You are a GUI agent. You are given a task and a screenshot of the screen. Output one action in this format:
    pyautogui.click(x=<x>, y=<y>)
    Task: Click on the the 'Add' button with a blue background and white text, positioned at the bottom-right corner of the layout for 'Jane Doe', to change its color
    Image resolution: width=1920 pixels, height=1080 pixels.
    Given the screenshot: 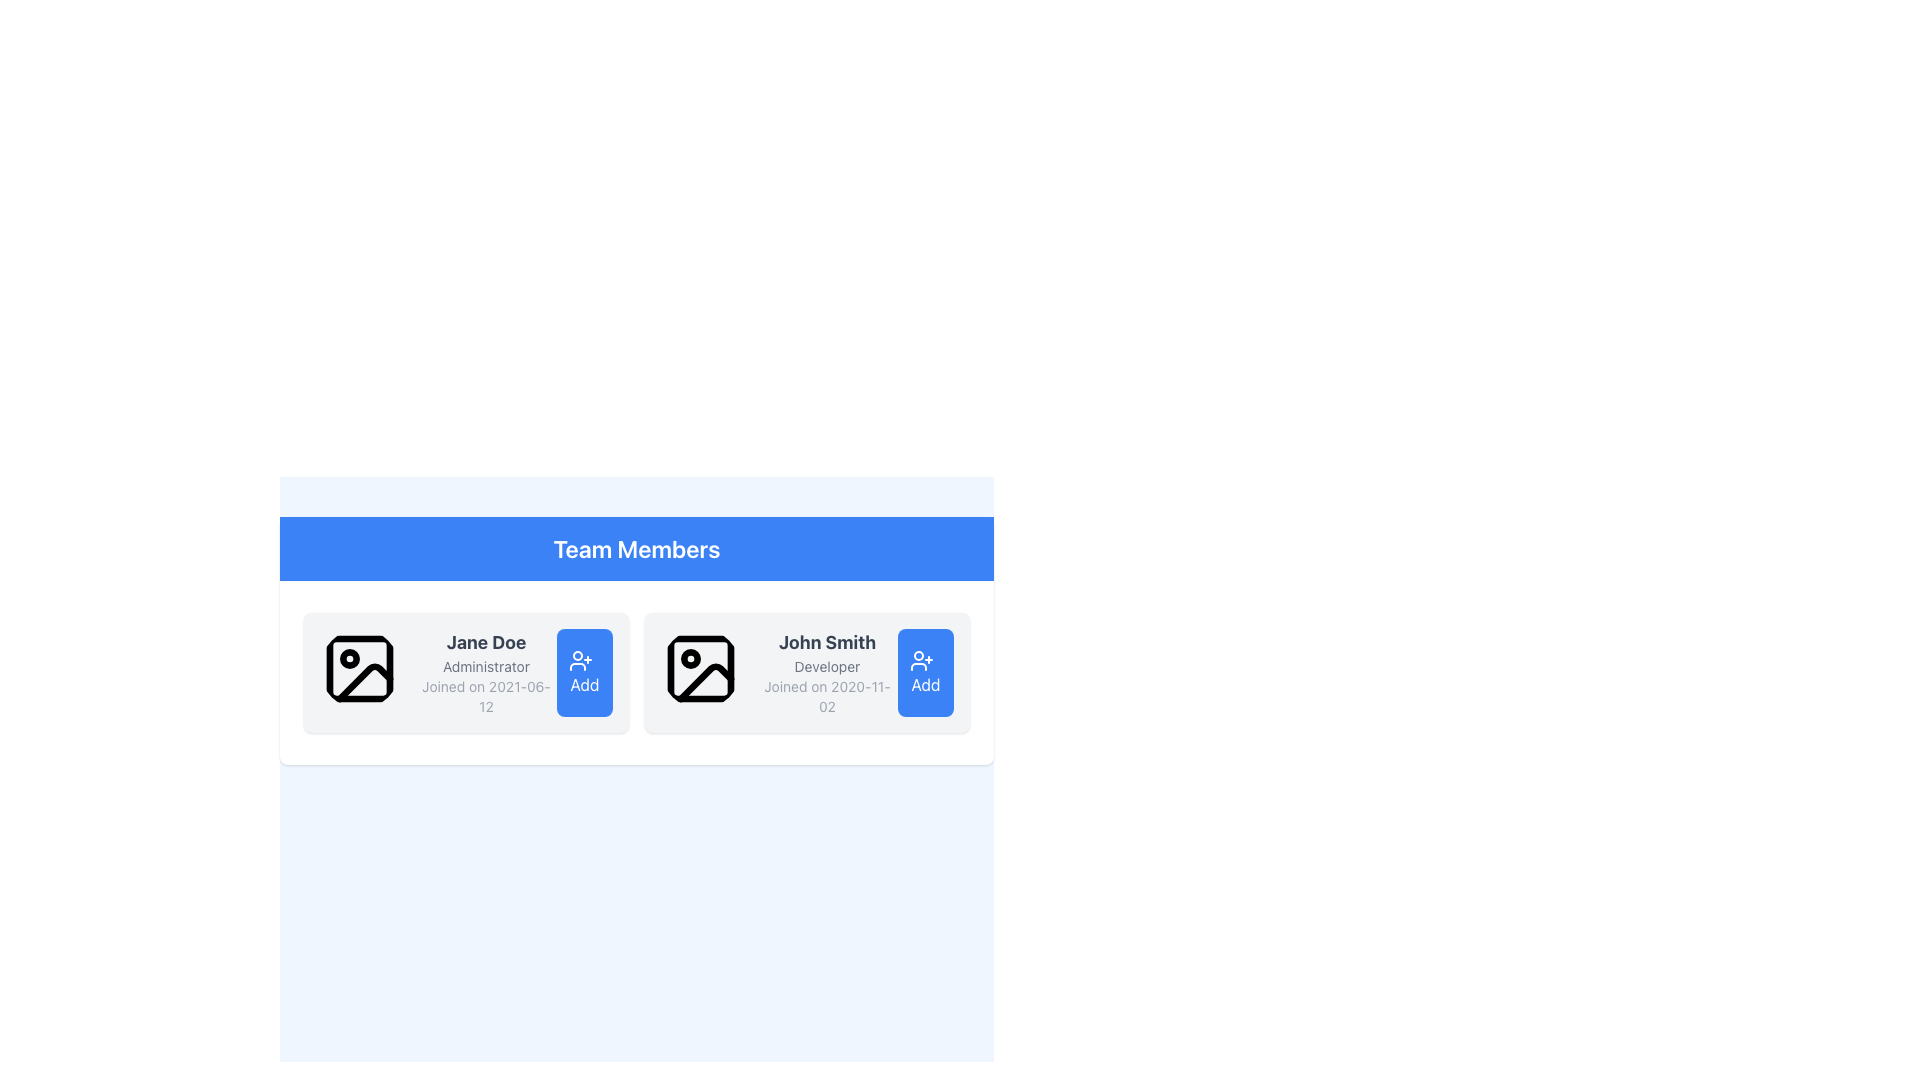 What is the action you would take?
    pyautogui.click(x=584, y=672)
    